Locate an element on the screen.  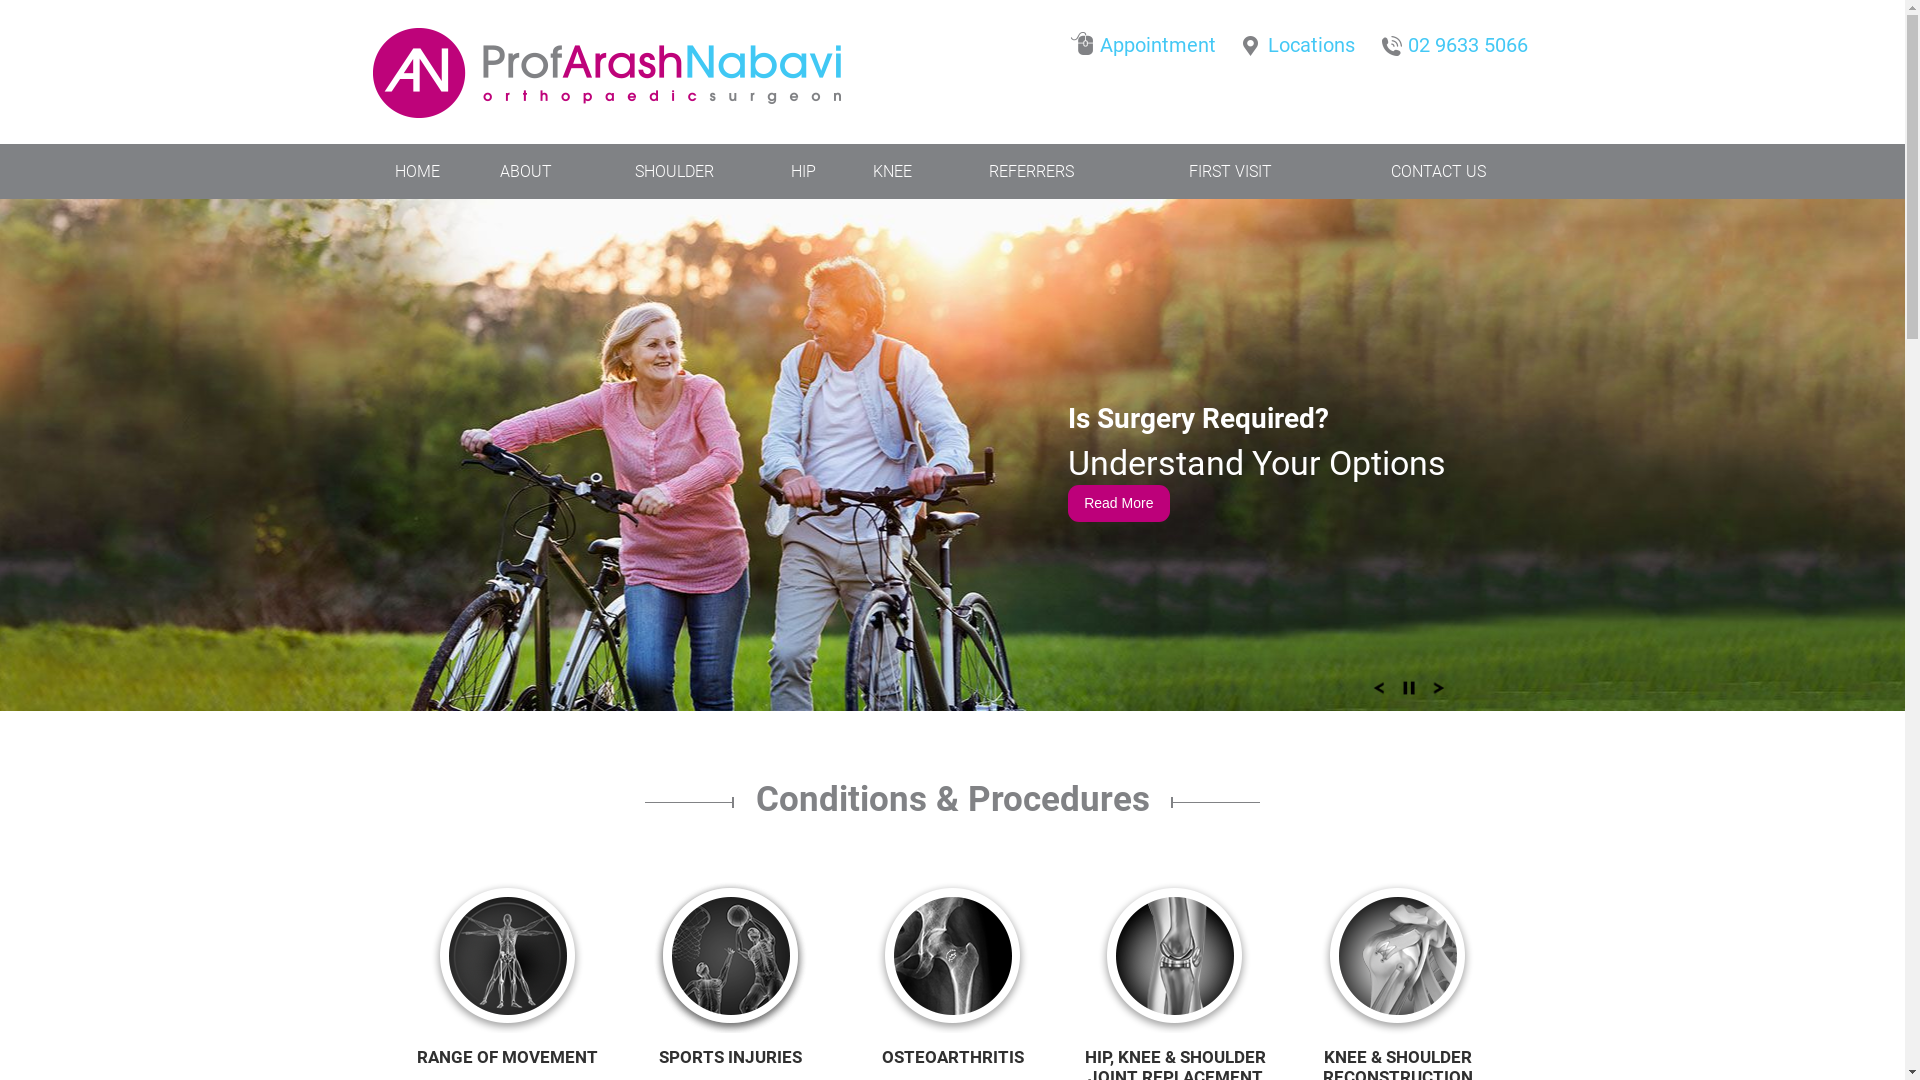
'02 9633 5066' is located at coordinates (1376, 39).